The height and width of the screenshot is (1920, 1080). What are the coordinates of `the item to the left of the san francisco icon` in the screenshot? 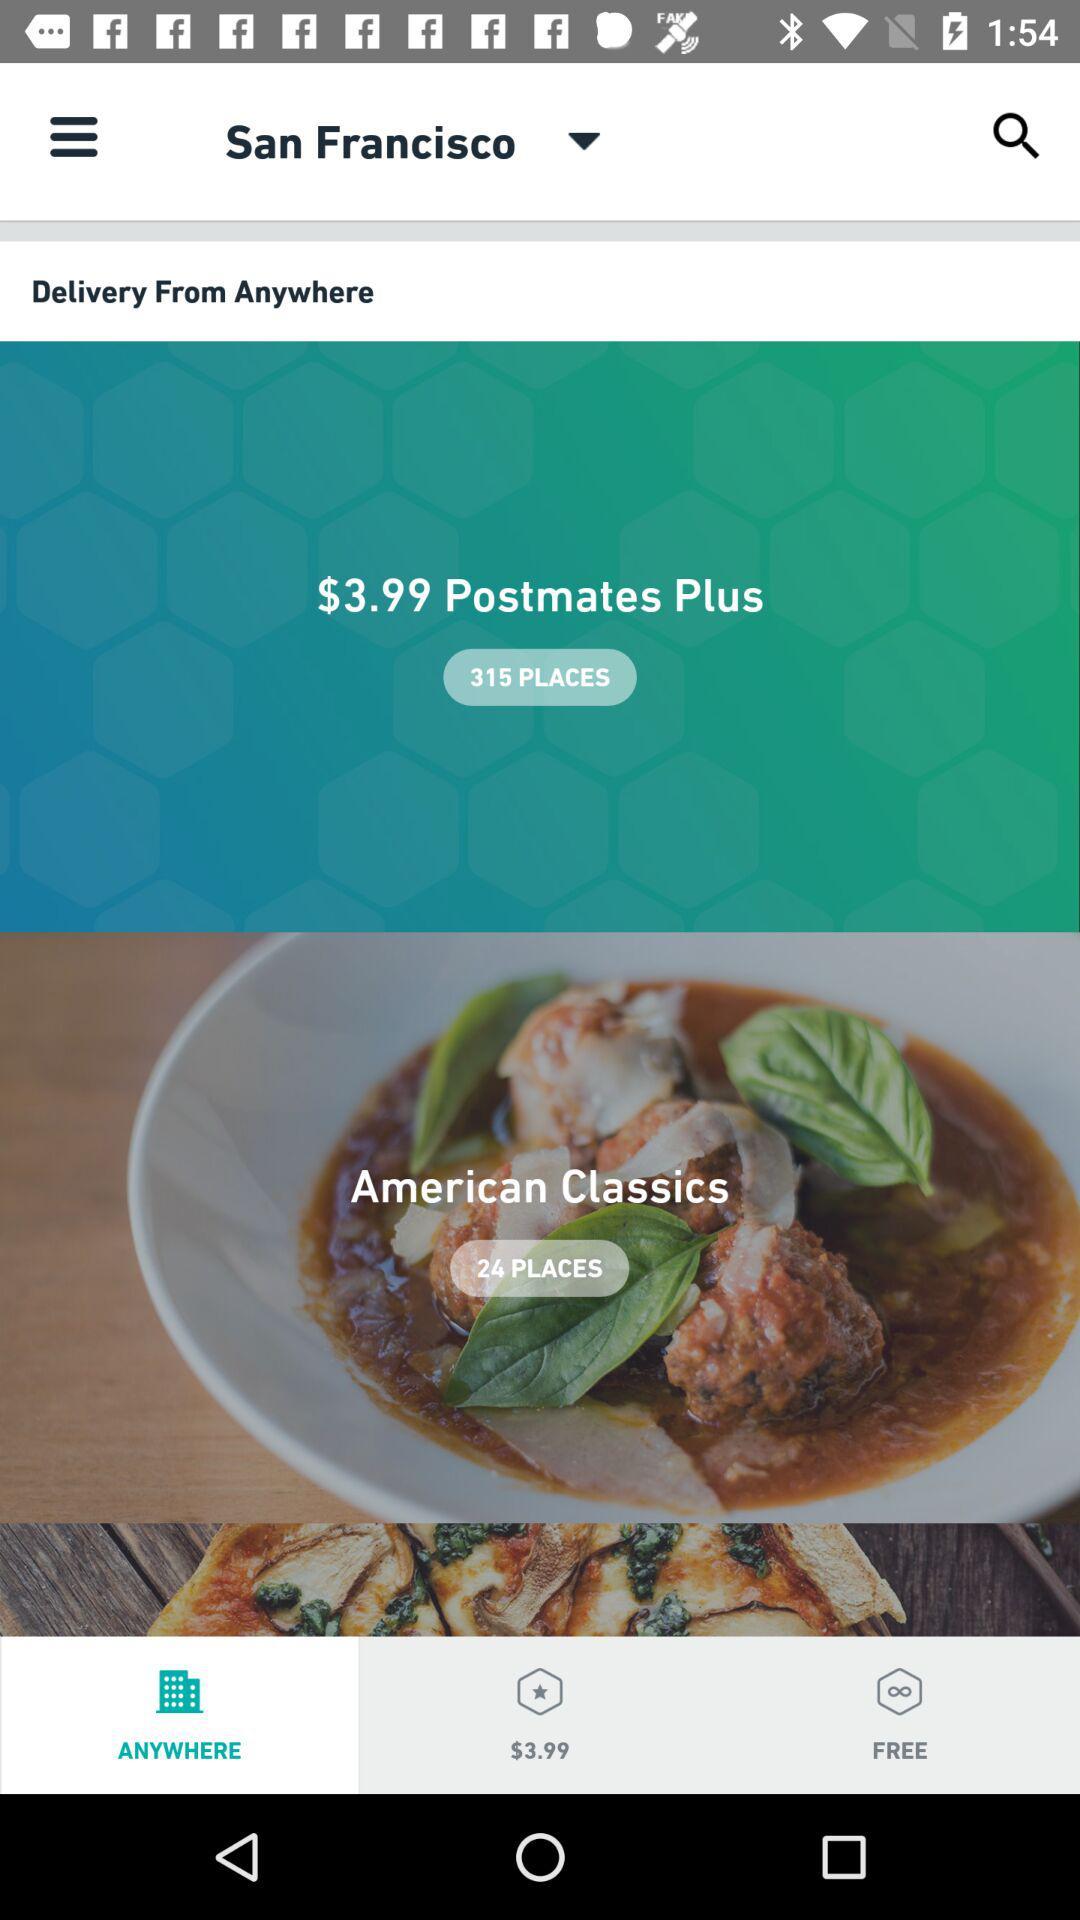 It's located at (72, 135).